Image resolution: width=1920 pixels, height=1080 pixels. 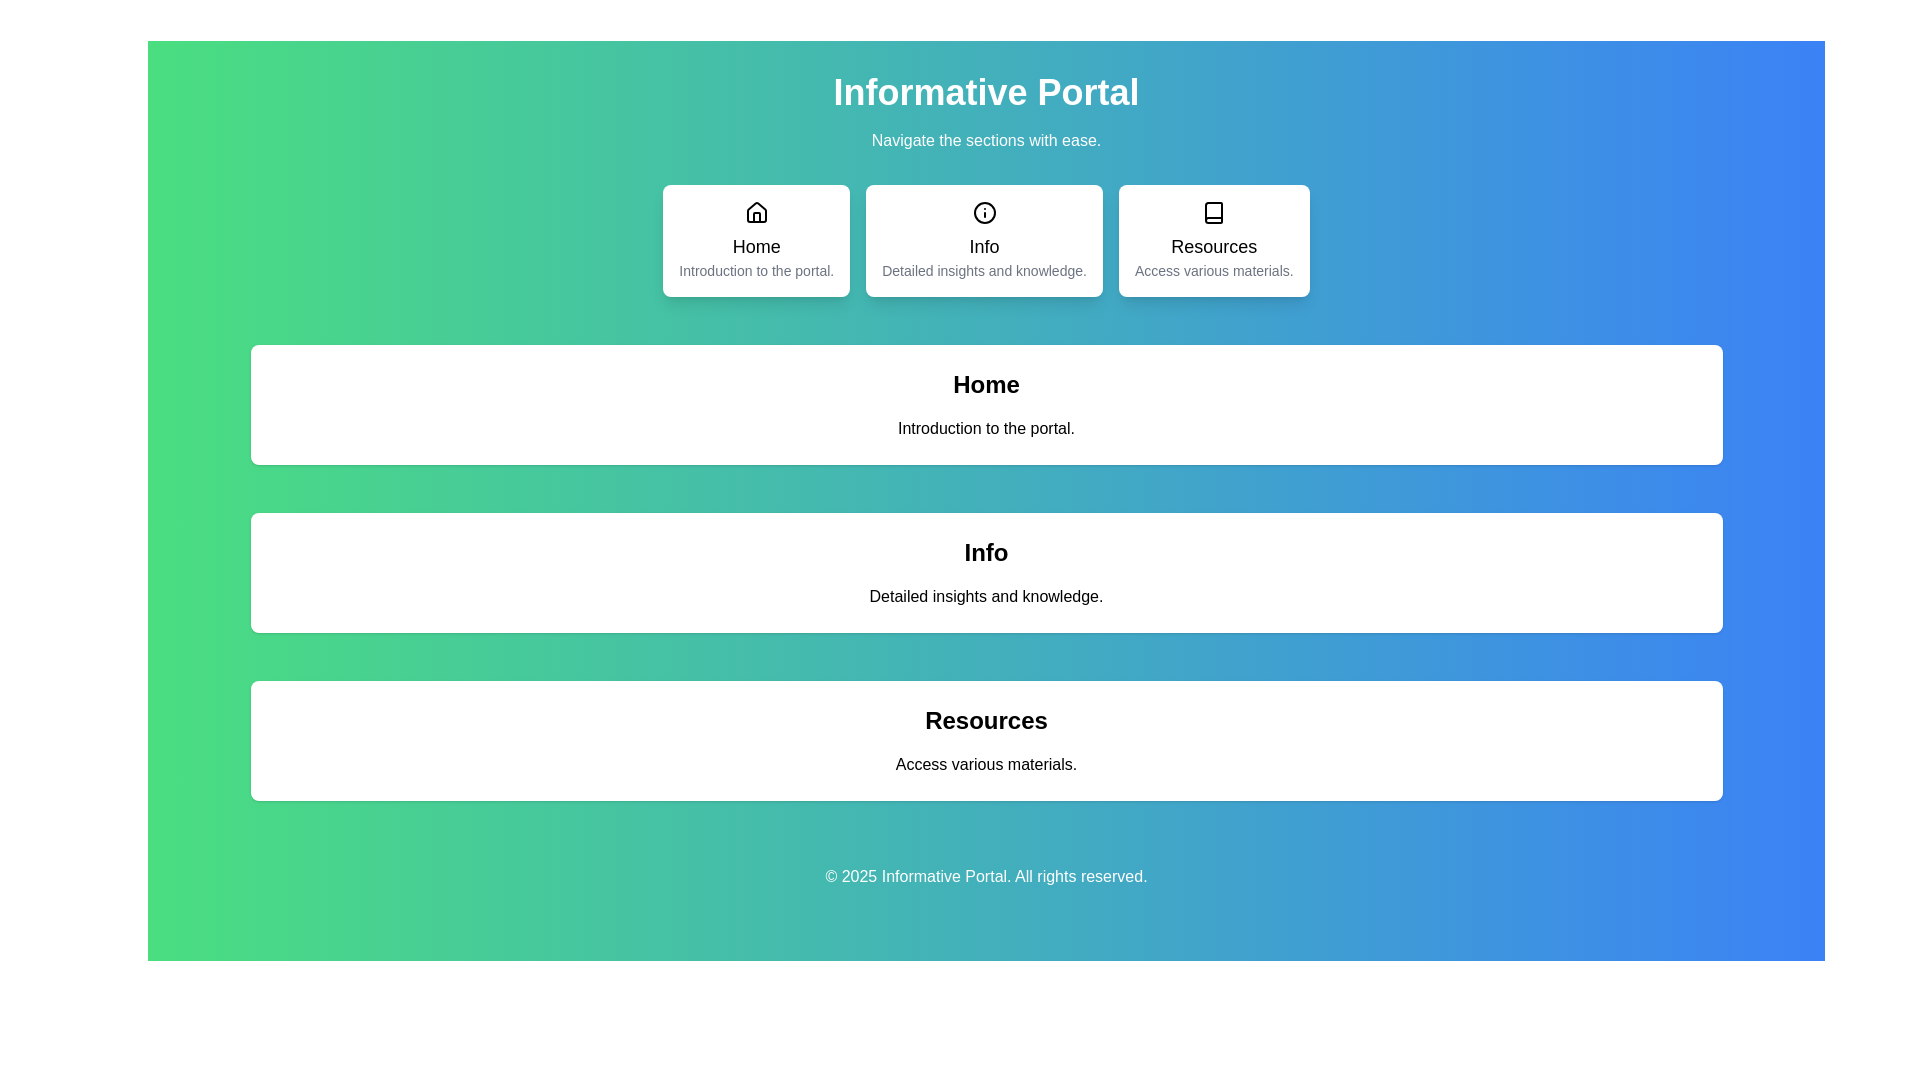 I want to click on label 'Home' which is a bold text element centered in the first card at the top of the page, so click(x=755, y=245).